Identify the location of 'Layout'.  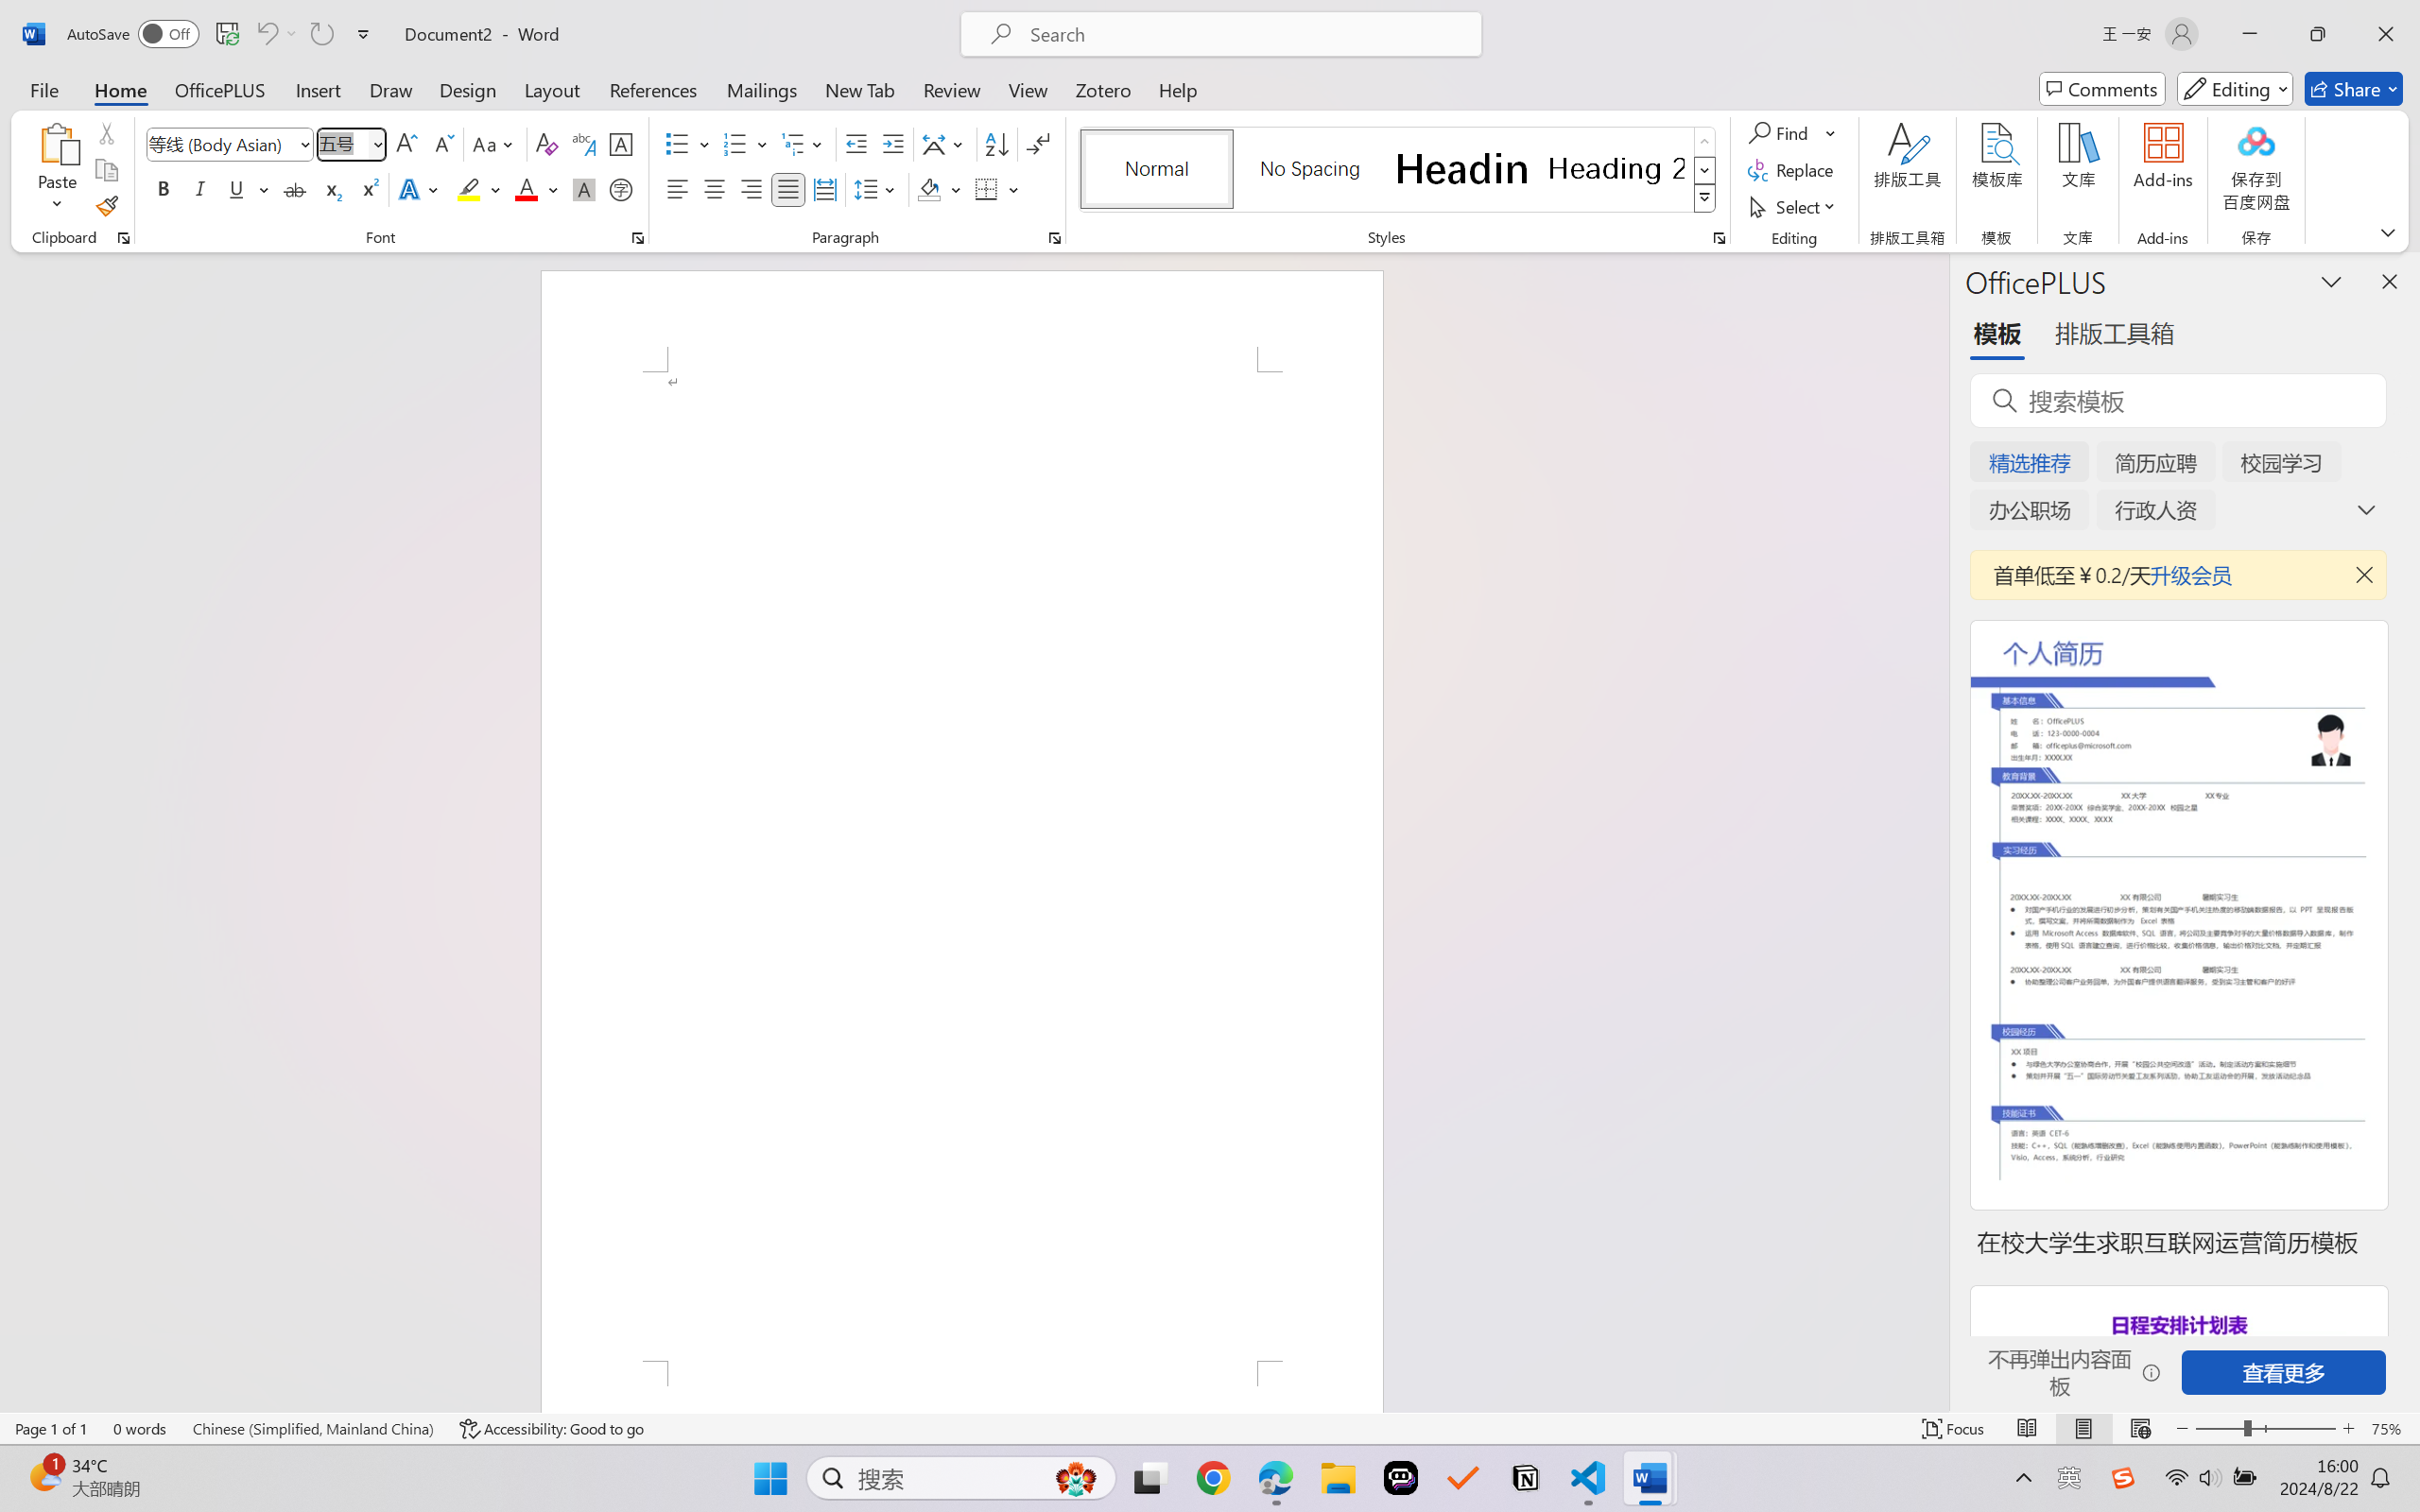
(550, 88).